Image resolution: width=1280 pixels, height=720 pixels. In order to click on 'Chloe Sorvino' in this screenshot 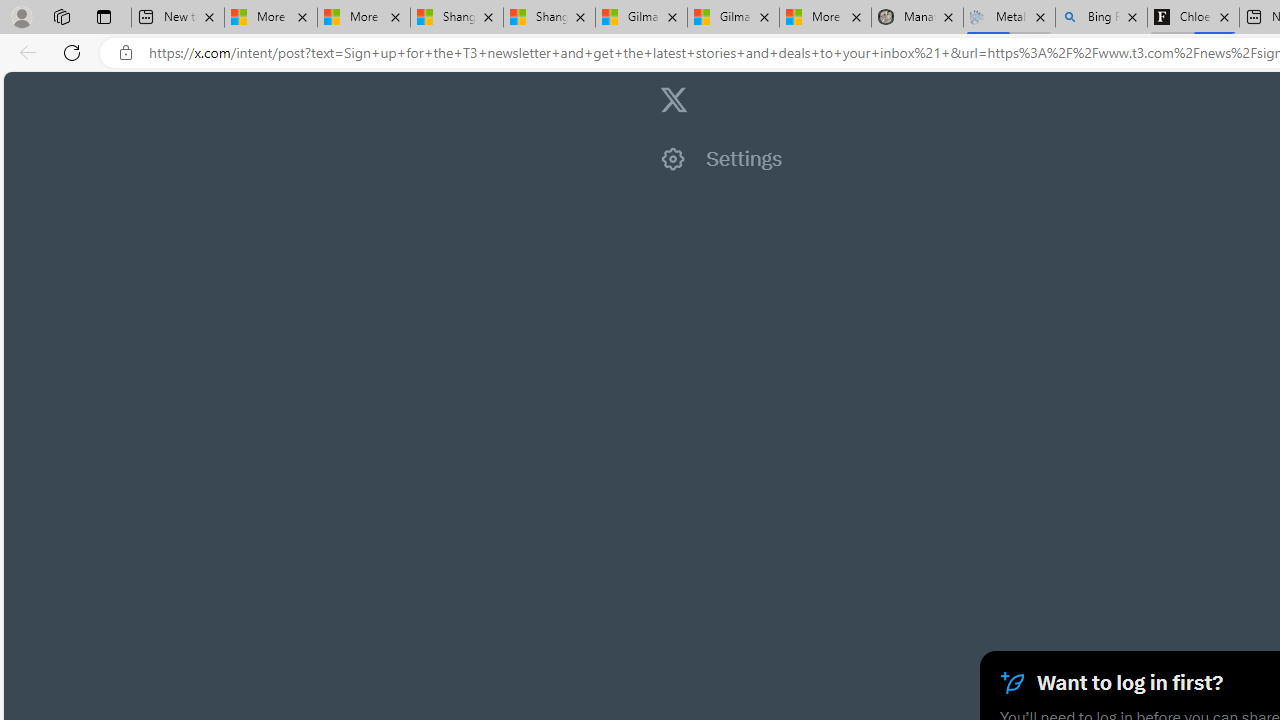, I will do `click(1193, 17)`.